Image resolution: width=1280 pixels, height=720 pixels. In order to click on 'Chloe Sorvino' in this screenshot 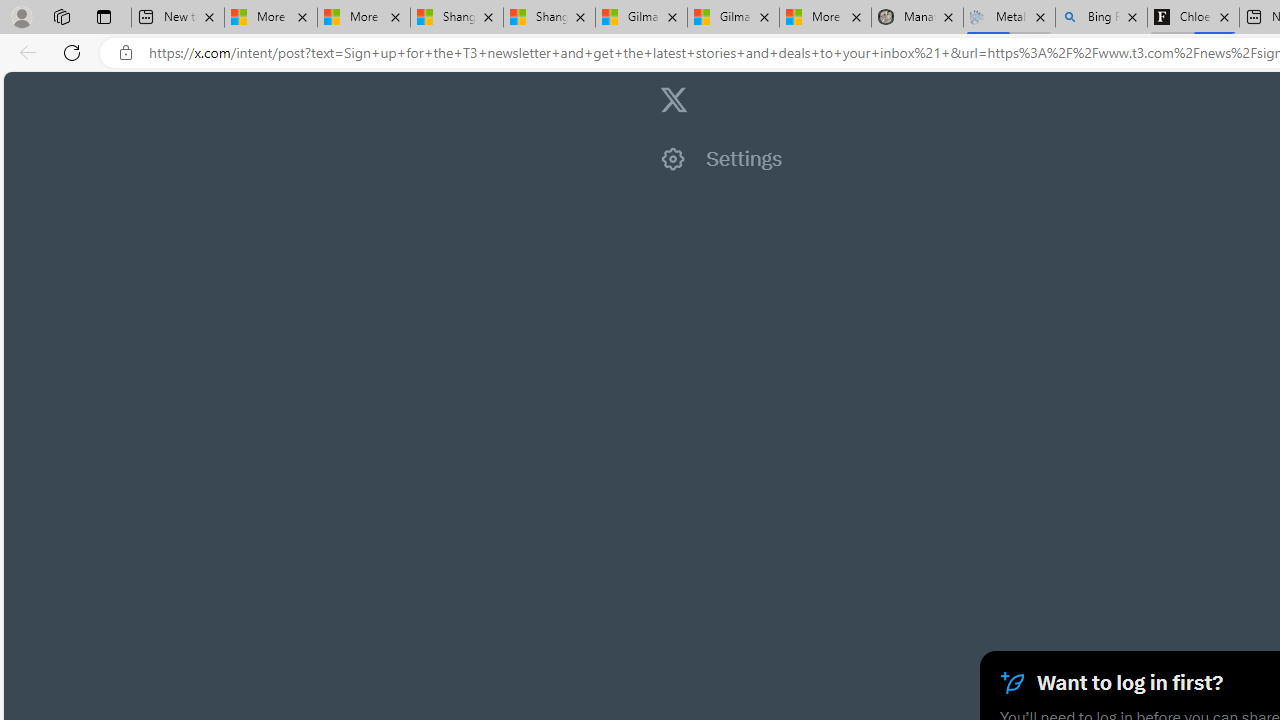, I will do `click(1193, 17)`.